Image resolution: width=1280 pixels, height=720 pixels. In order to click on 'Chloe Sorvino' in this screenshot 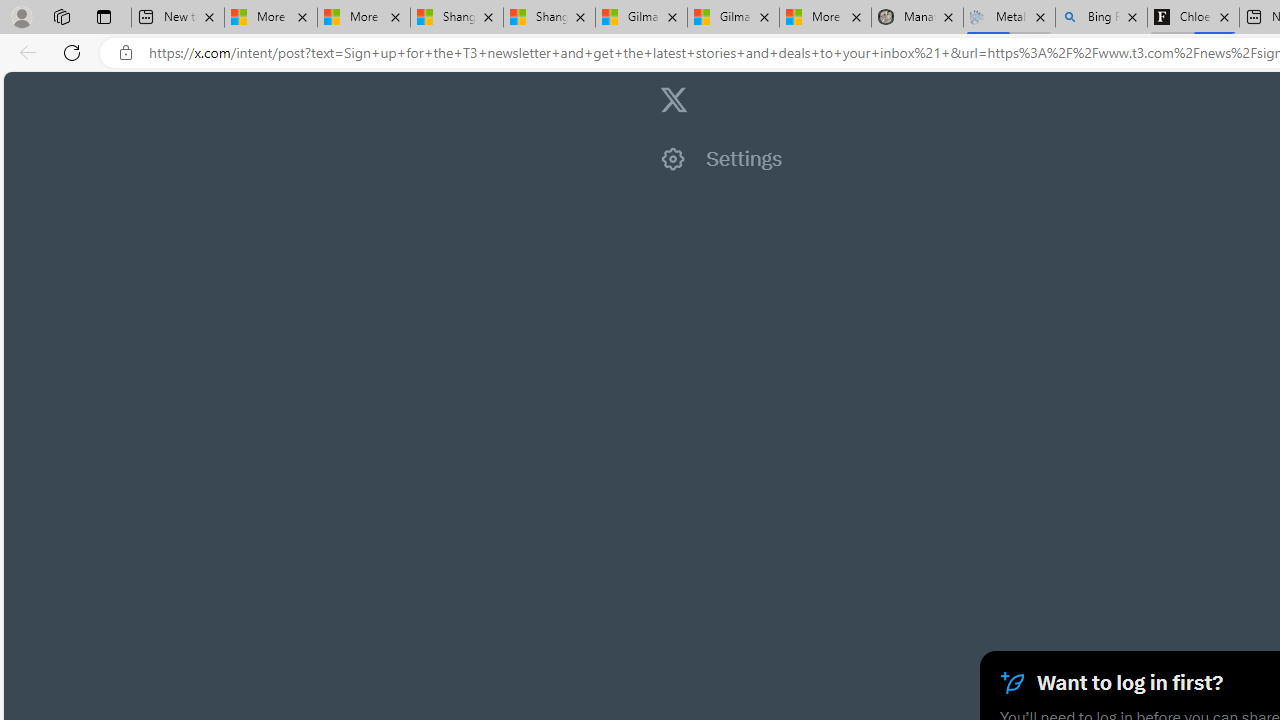, I will do `click(1193, 17)`.